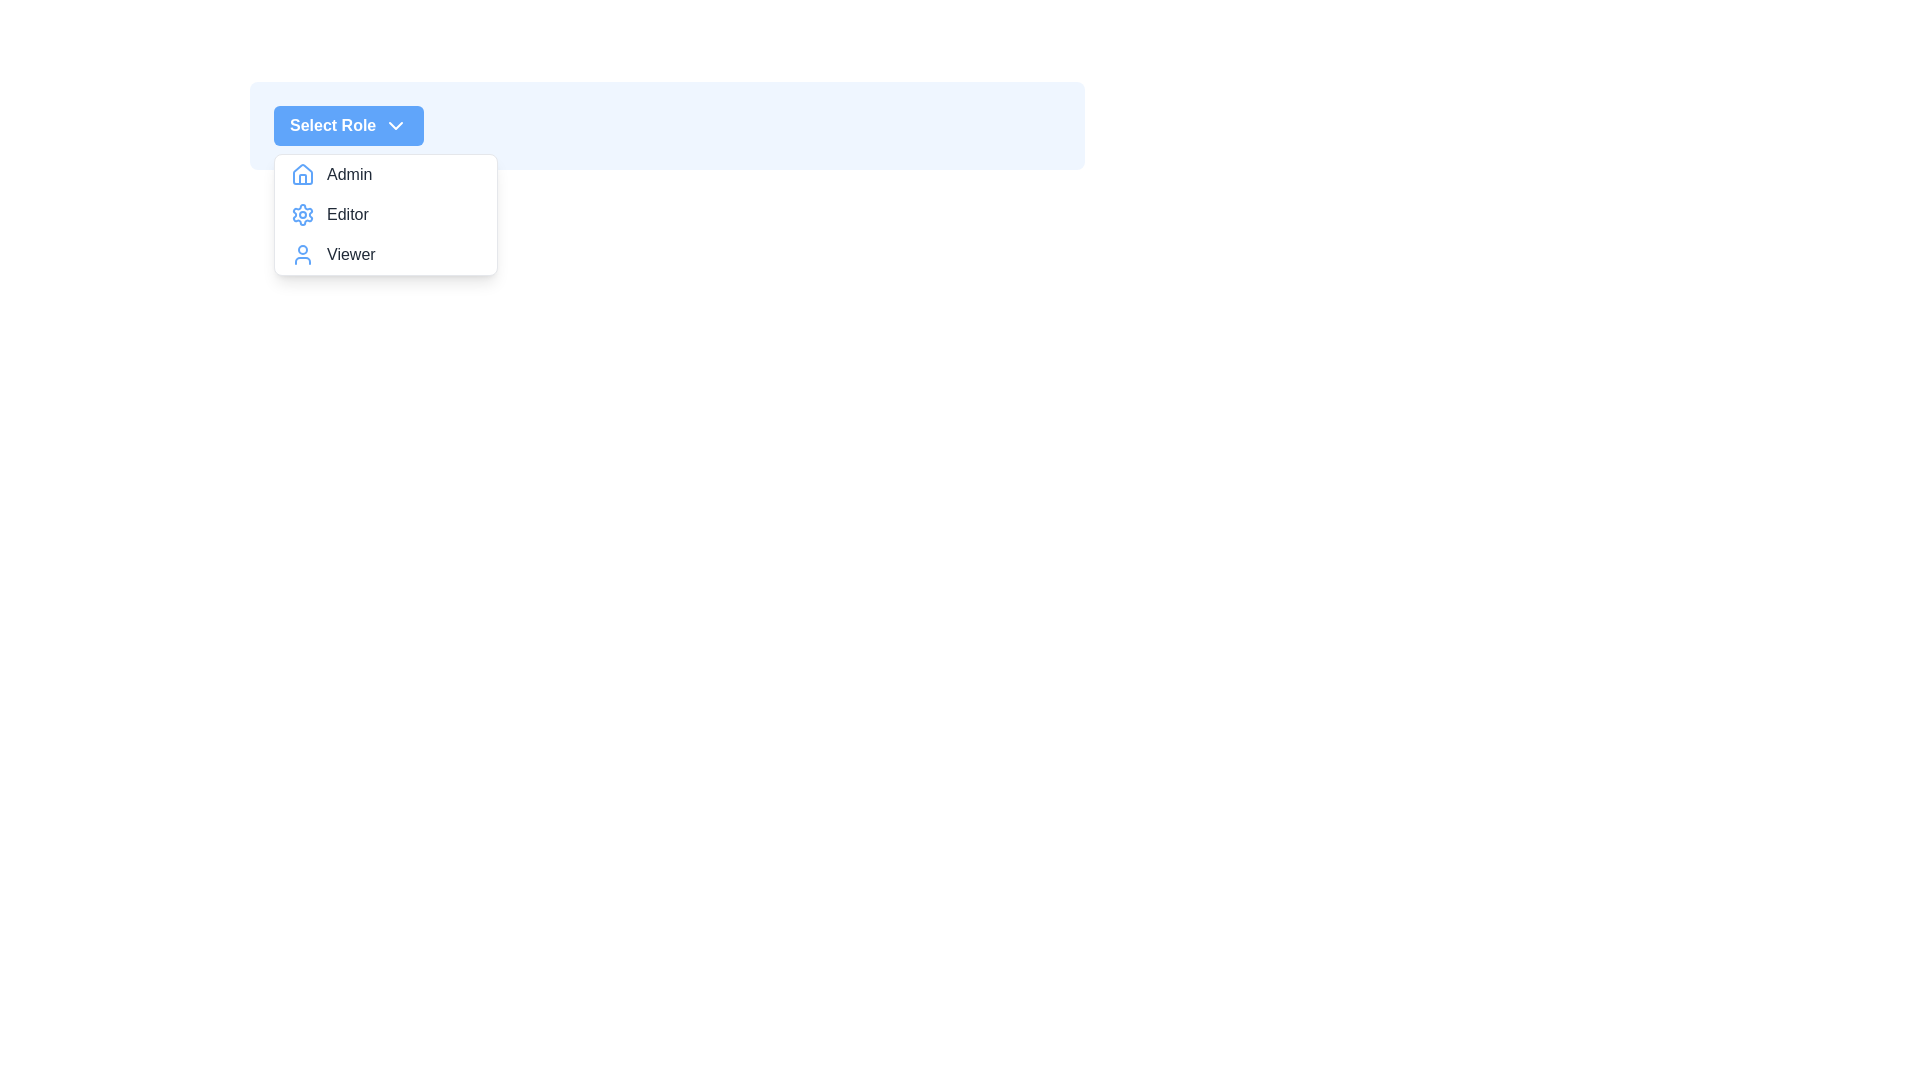 This screenshot has width=1920, height=1080. I want to click on the menu item Editor to see the hover effect, so click(385, 215).